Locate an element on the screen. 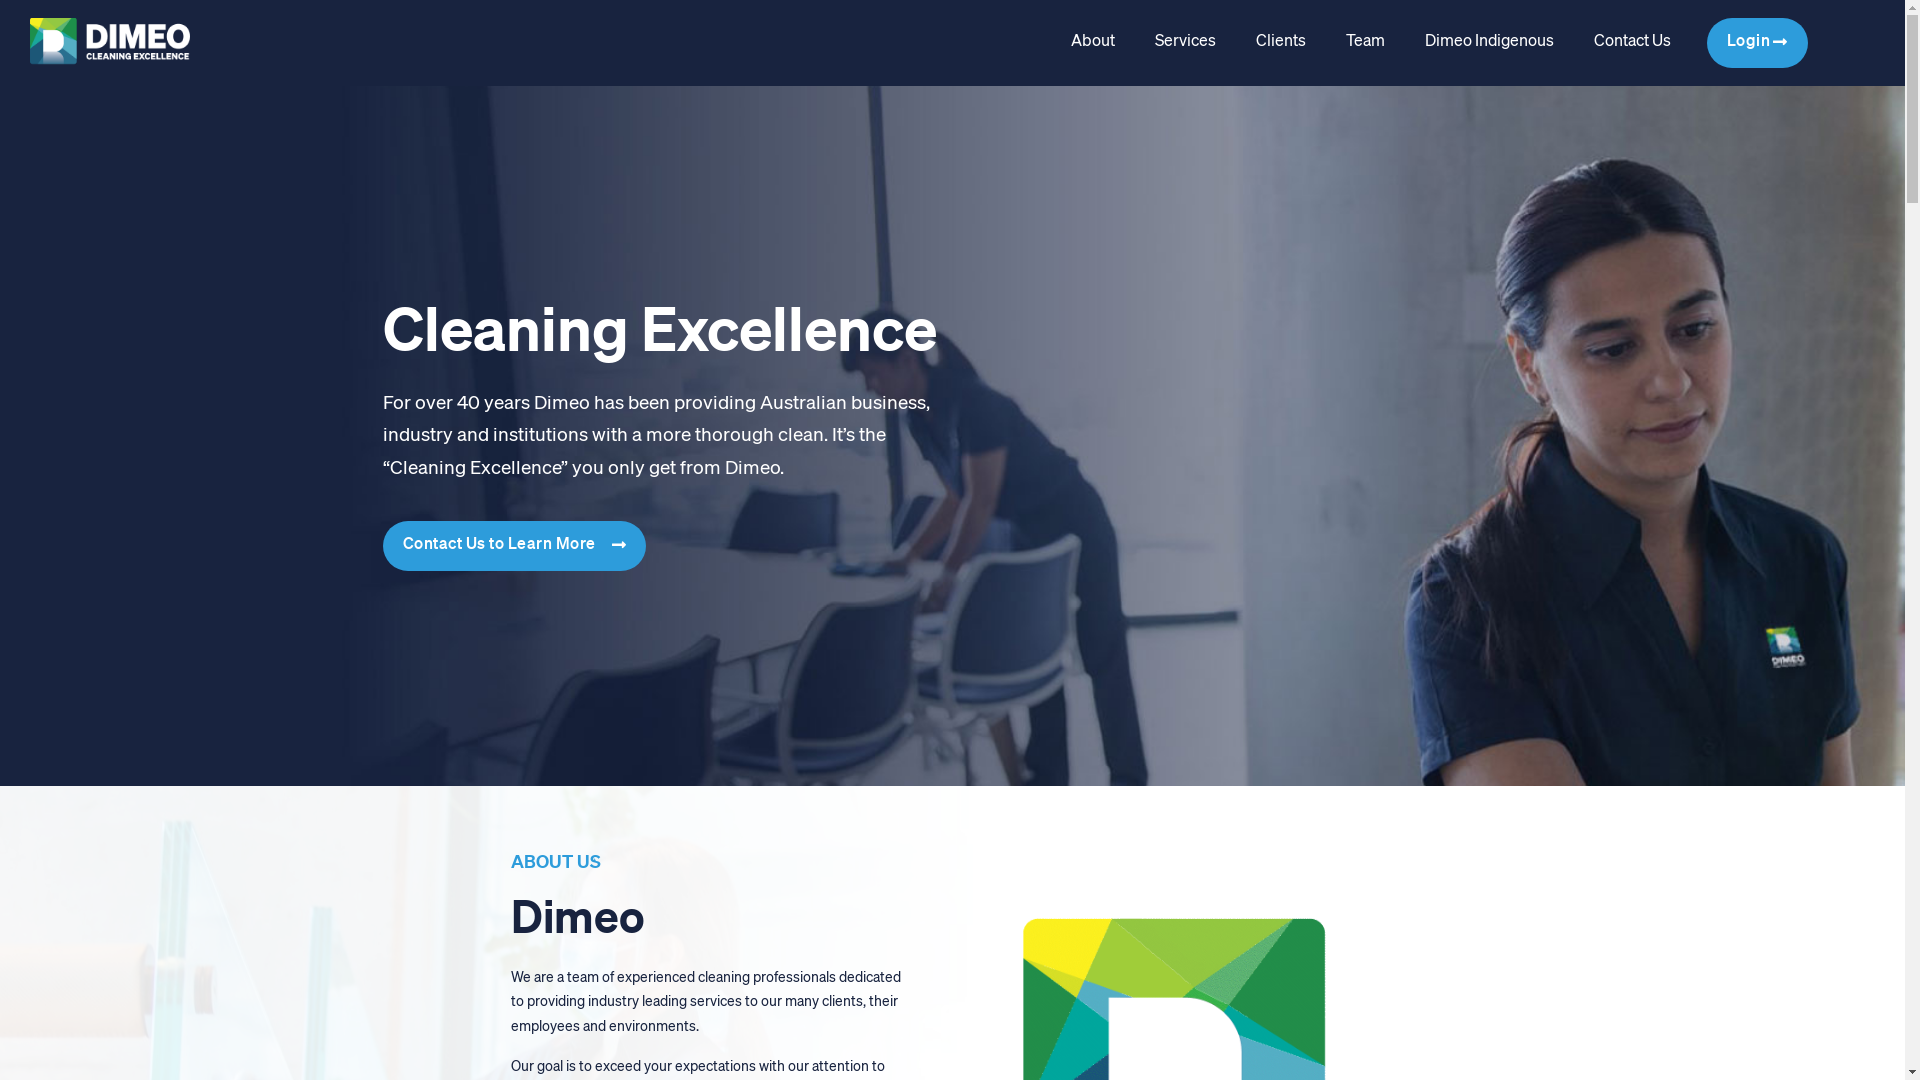 The width and height of the screenshot is (1920, 1080). 'Team' is located at coordinates (1325, 42).